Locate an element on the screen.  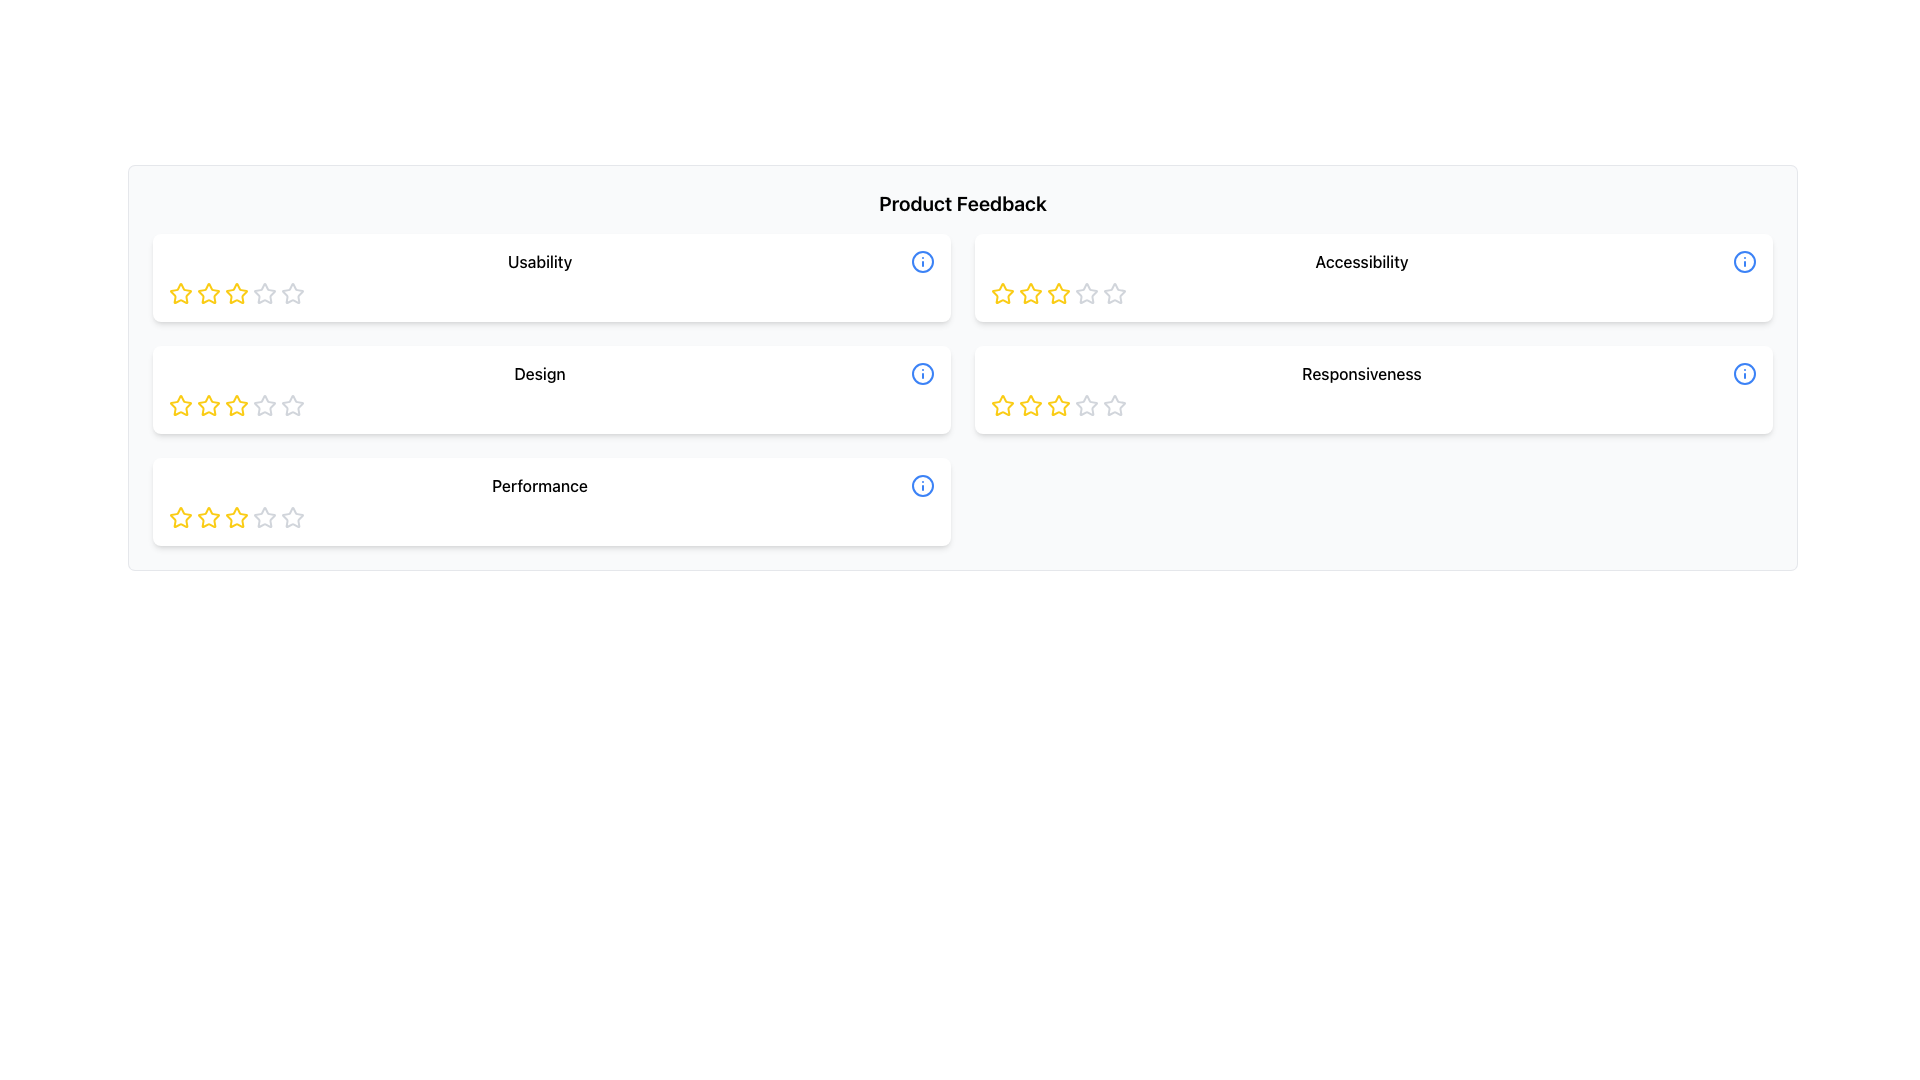
the third star icon in the 'Design' rating row is located at coordinates (291, 405).